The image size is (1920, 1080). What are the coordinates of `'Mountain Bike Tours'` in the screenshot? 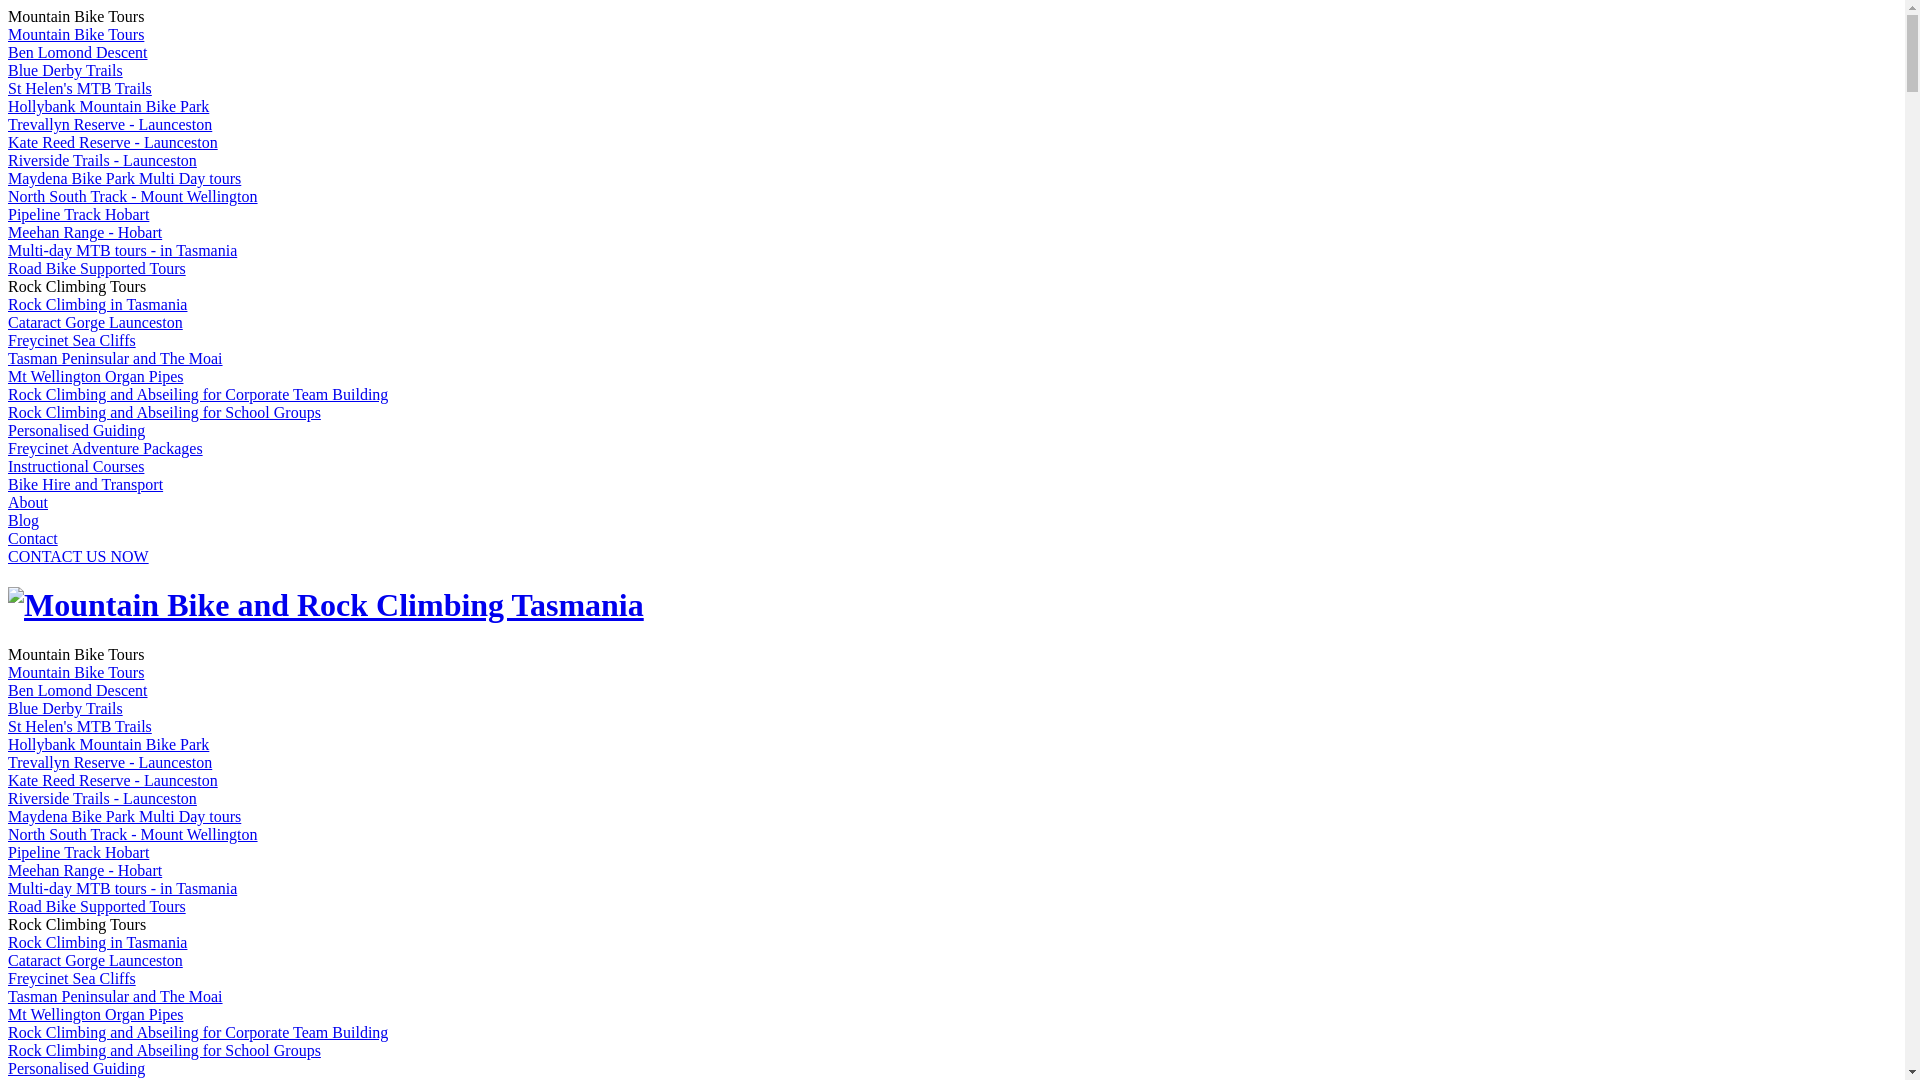 It's located at (76, 34).